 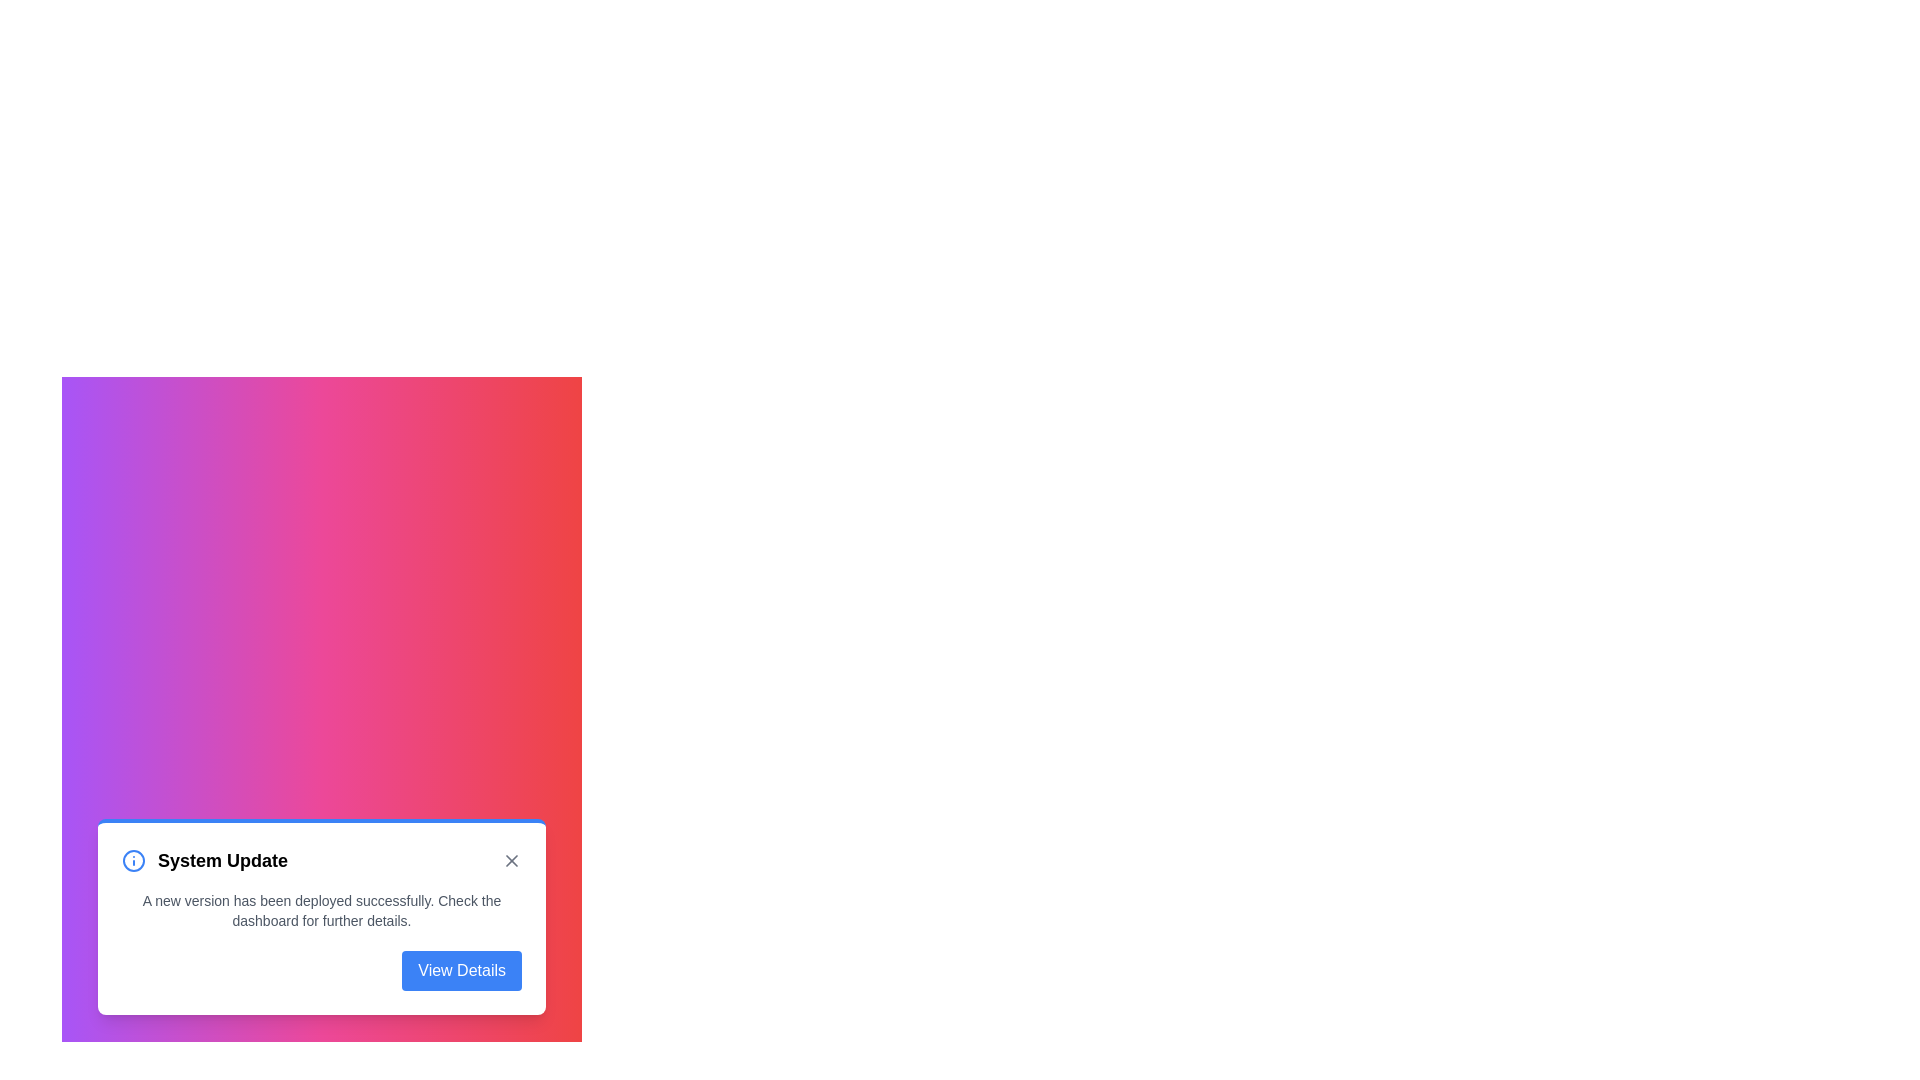 What do you see at coordinates (133, 859) in the screenshot?
I see `the circular decorative element in the SVG graphic that is part of an icon denoting information or alert, located within a notification card` at bounding box center [133, 859].